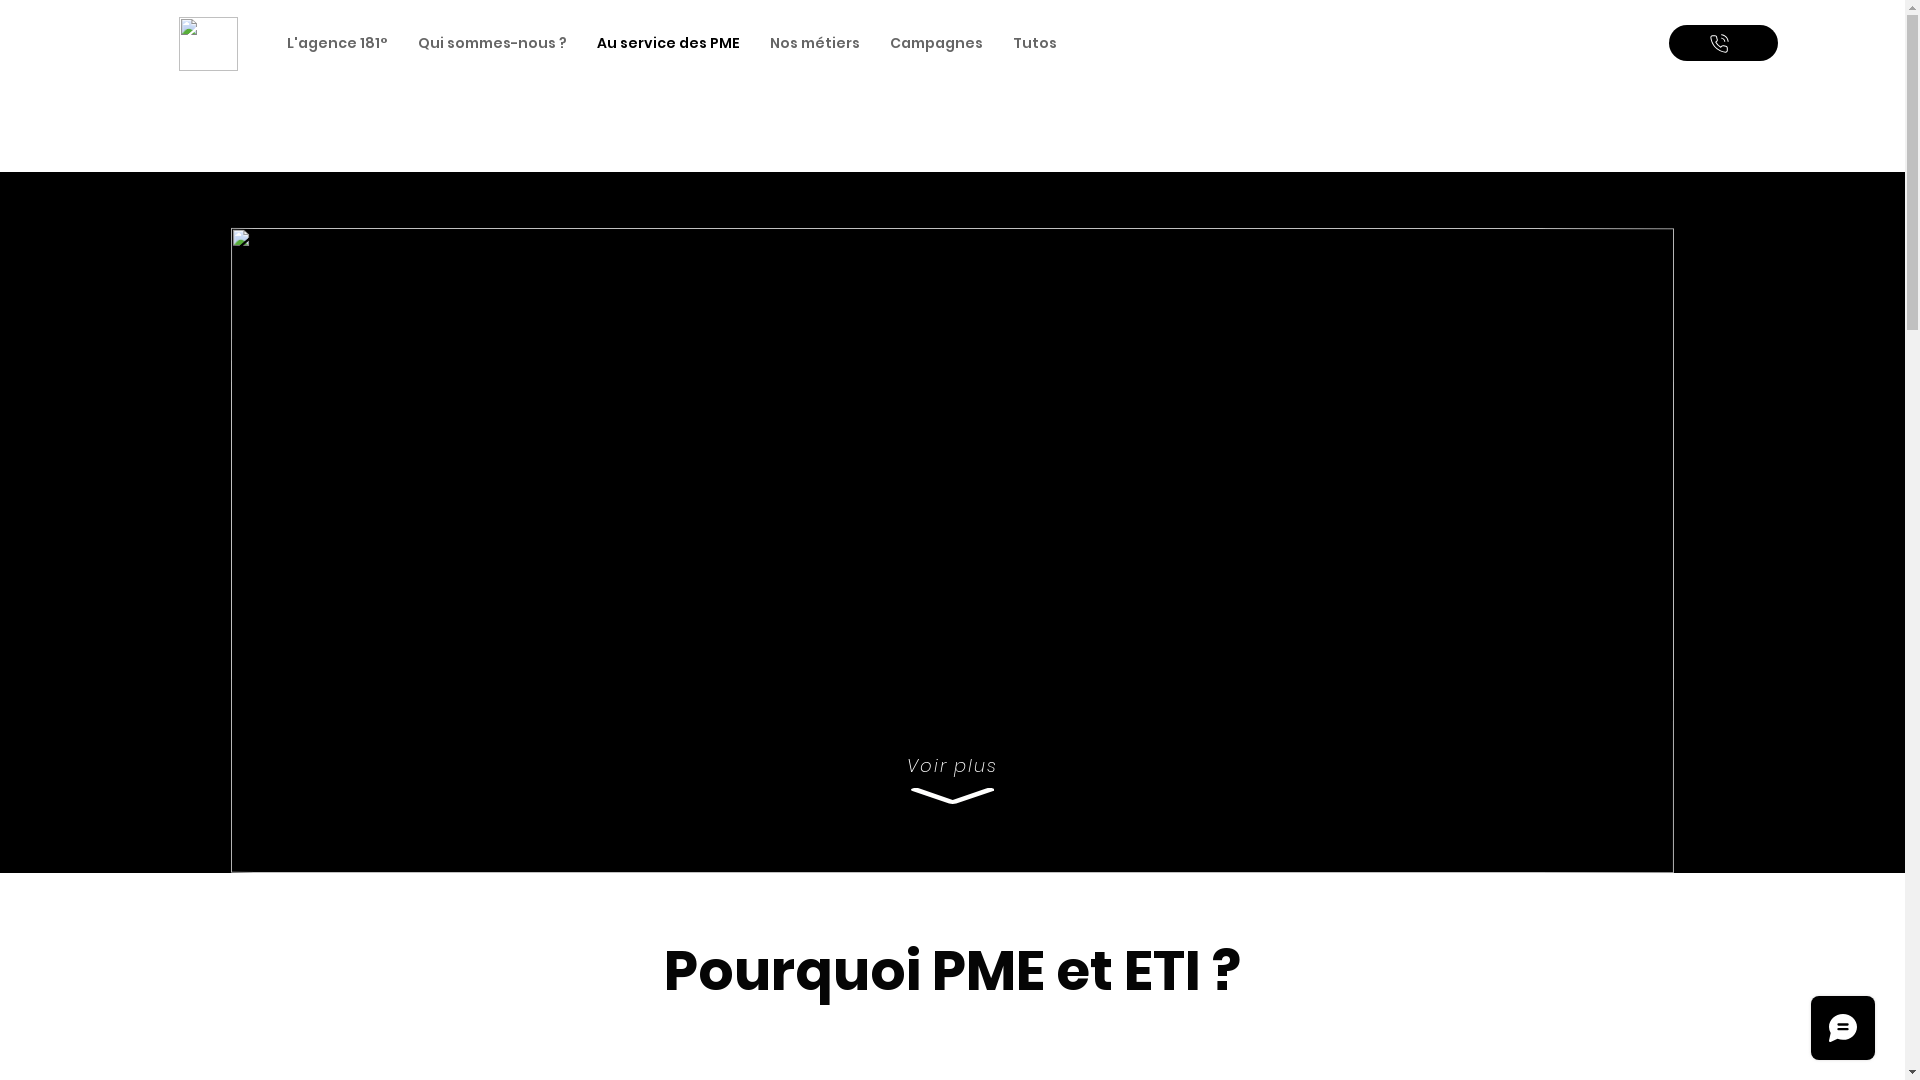 The width and height of the screenshot is (1920, 1080). Describe the element at coordinates (874, 43) in the screenshot. I see `'Campagnes'` at that location.